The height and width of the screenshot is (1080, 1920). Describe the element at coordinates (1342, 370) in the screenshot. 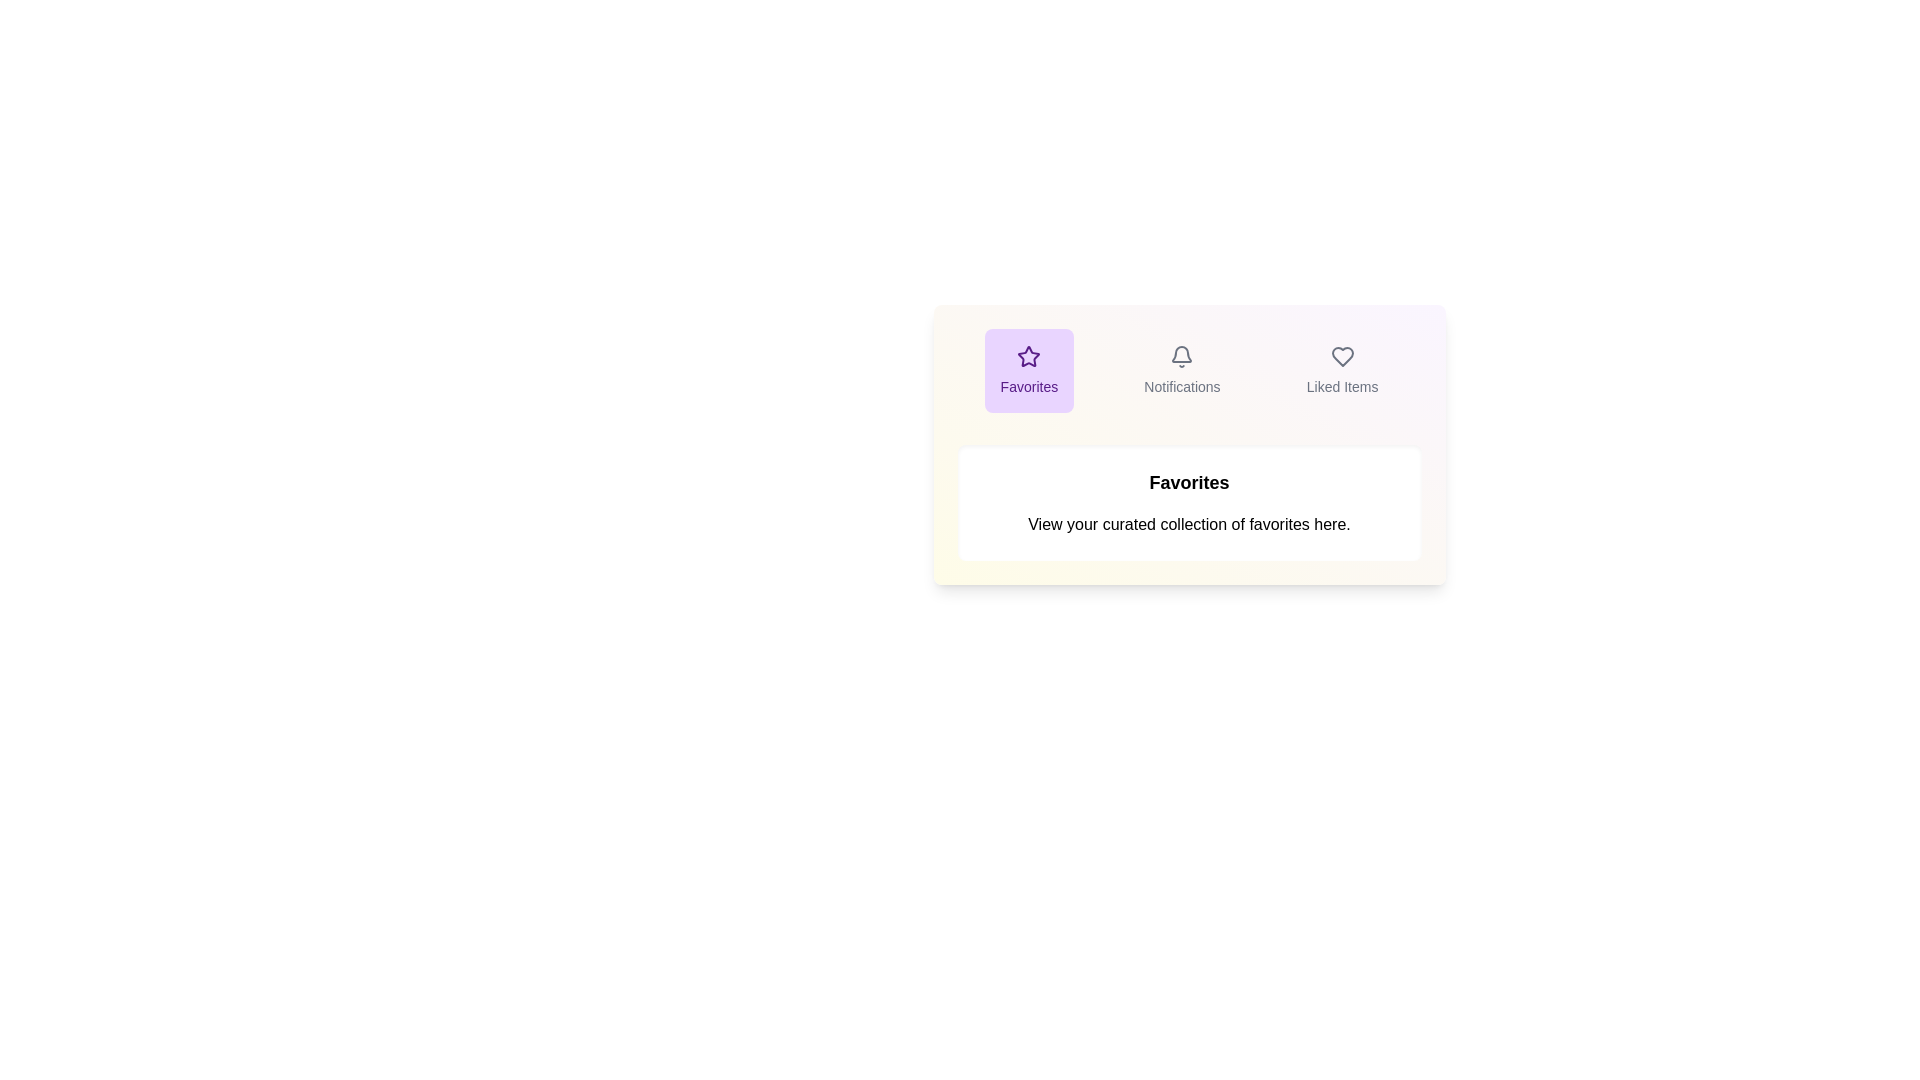

I see `the tab labeled Liked Items` at that location.